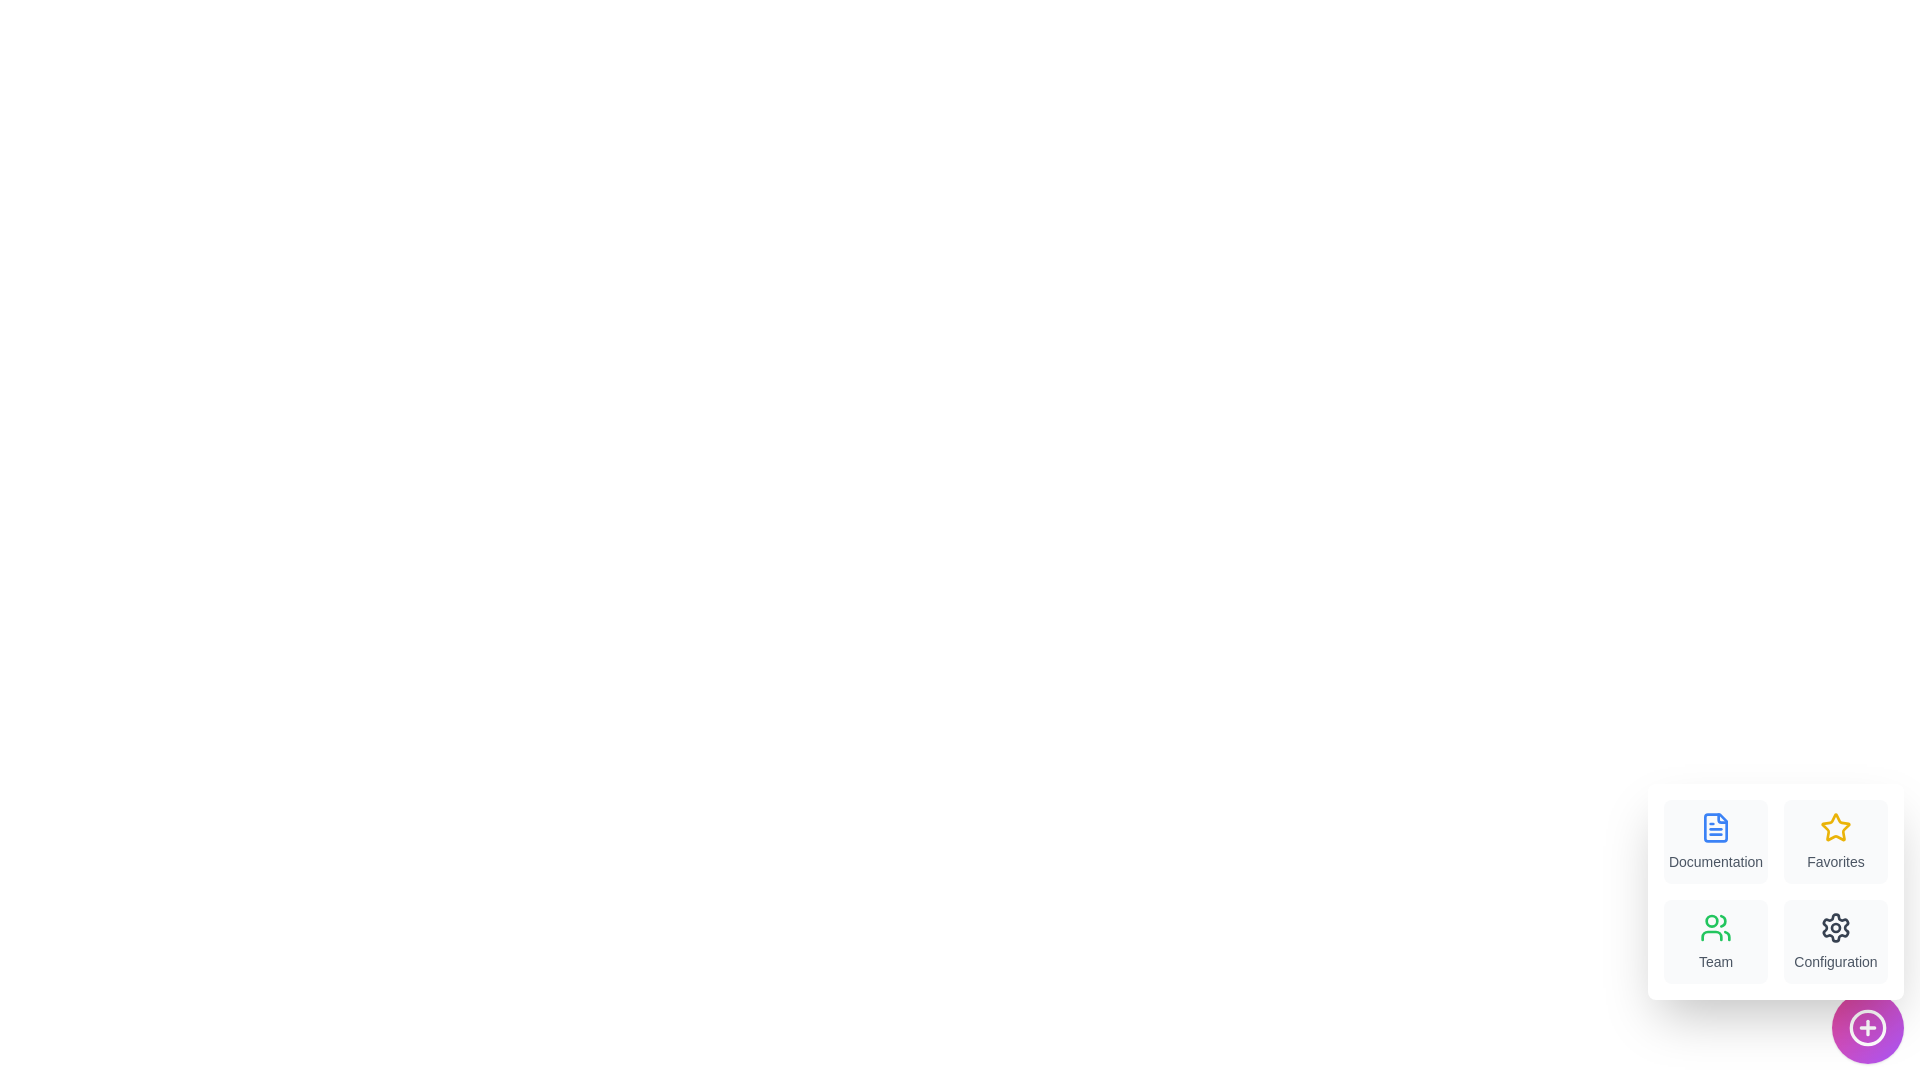 The image size is (1920, 1080). Describe the element at coordinates (1836, 941) in the screenshot. I see `the menu item labeled Configuration to trigger its associated action` at that location.